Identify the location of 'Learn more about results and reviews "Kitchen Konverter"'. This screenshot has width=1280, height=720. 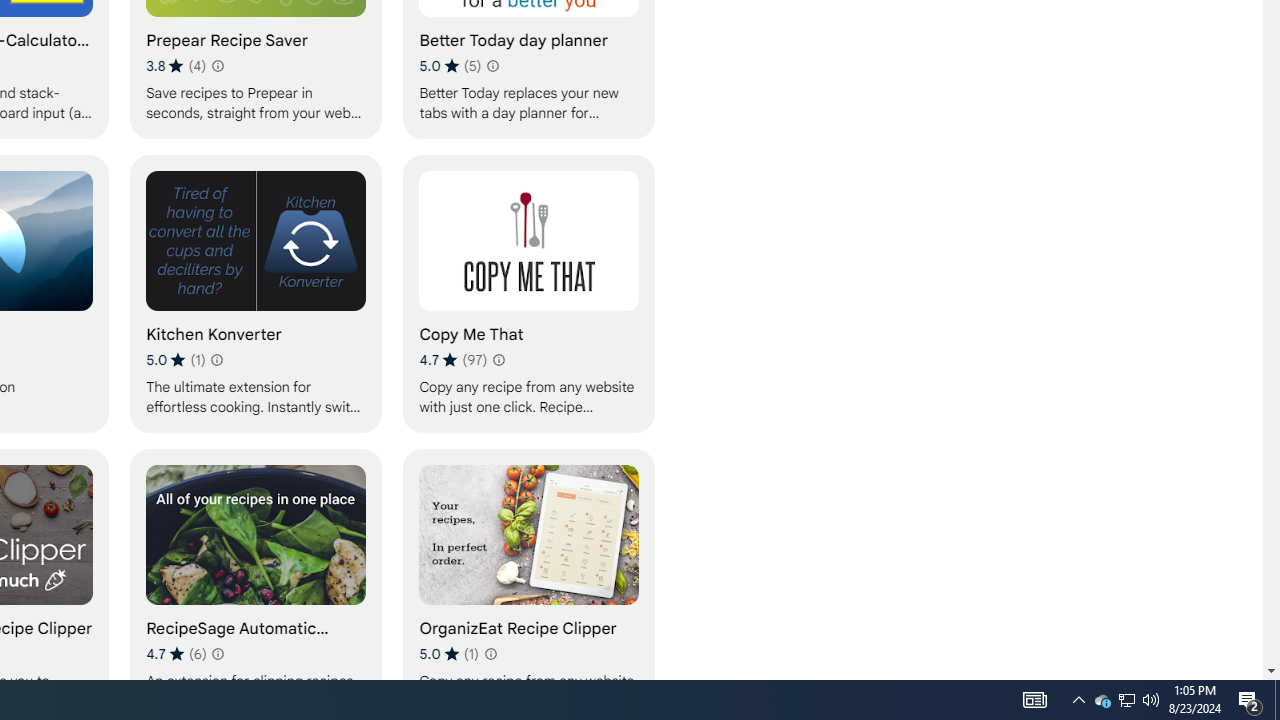
(216, 360).